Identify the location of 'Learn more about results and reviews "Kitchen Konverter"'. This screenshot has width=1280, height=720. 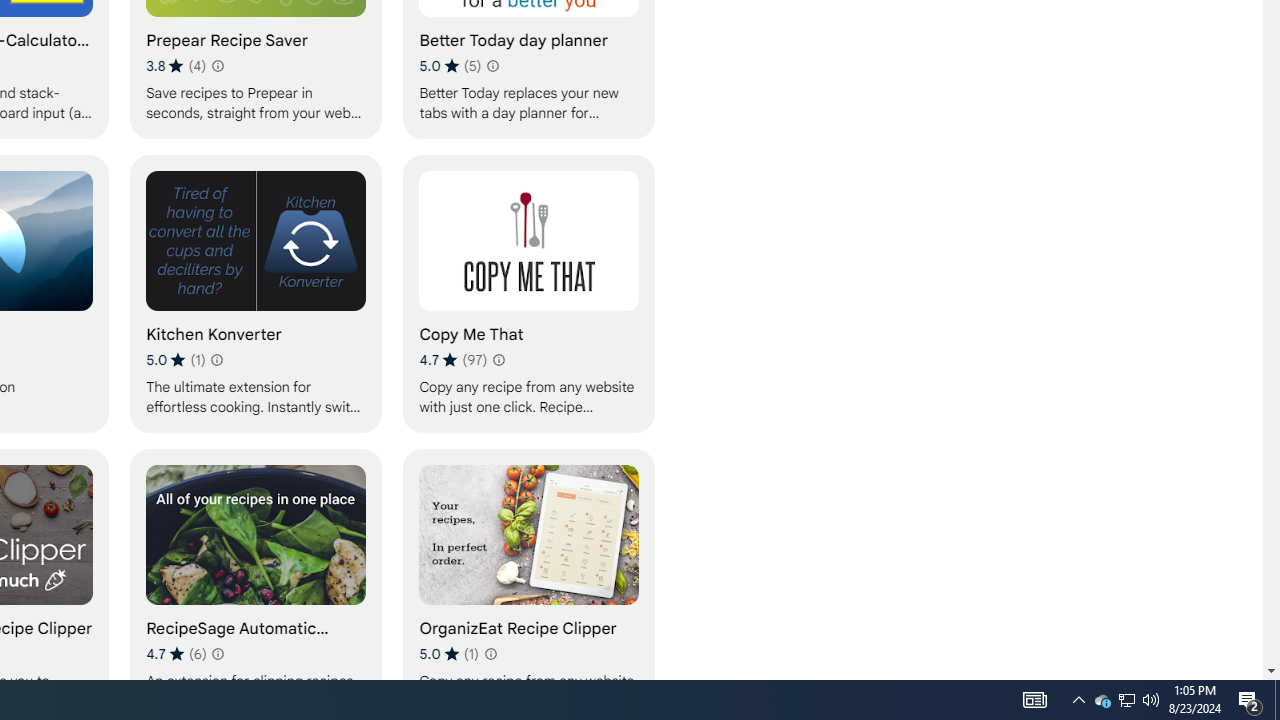
(216, 360).